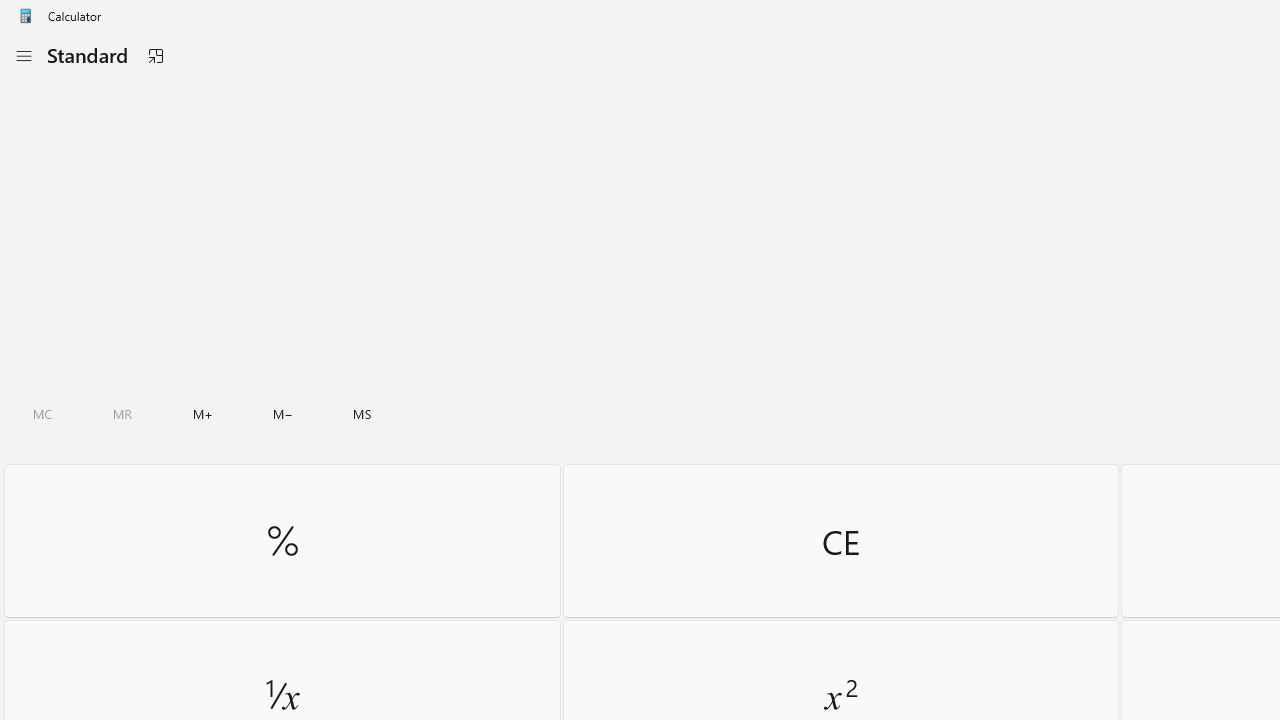  What do you see at coordinates (23, 55) in the screenshot?
I see `'Open Navigation'` at bounding box center [23, 55].